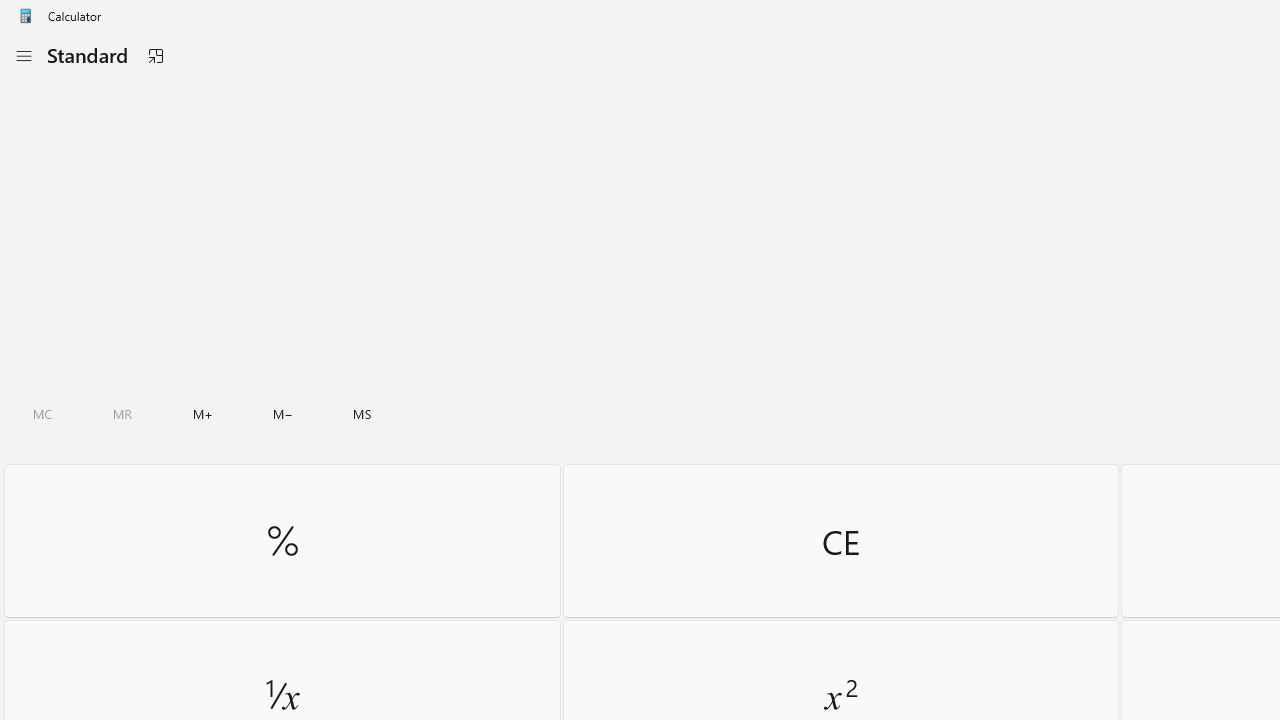  What do you see at coordinates (23, 55) in the screenshot?
I see `'Open Navigation'` at bounding box center [23, 55].